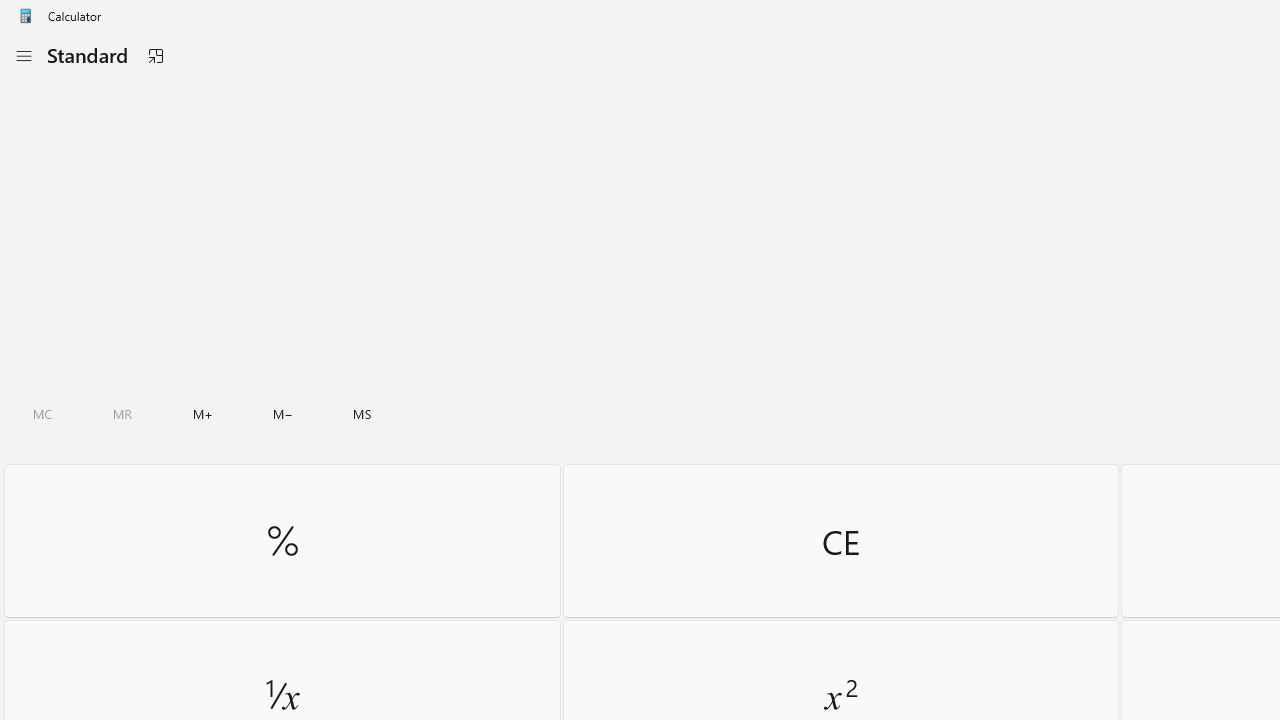  What do you see at coordinates (23, 55) in the screenshot?
I see `'Open Navigation'` at bounding box center [23, 55].